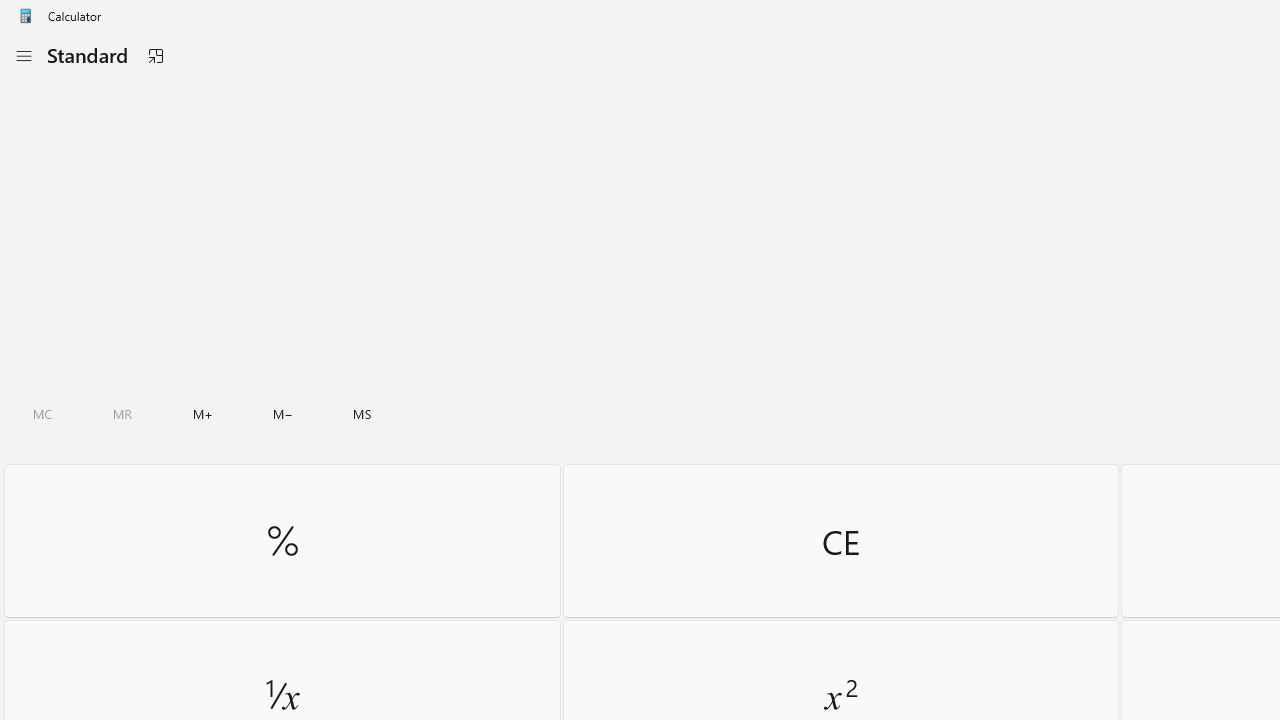  What do you see at coordinates (23, 55) in the screenshot?
I see `'Open Navigation'` at bounding box center [23, 55].